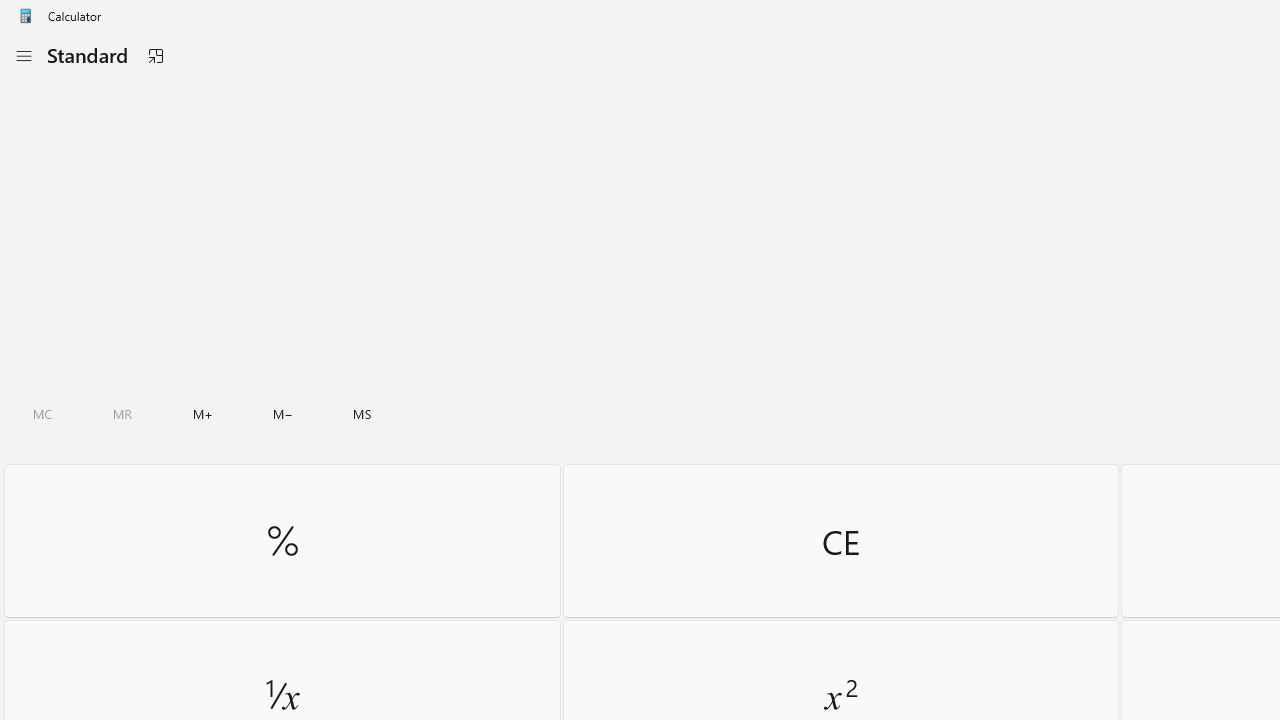  What do you see at coordinates (23, 55) in the screenshot?
I see `'Open Navigation'` at bounding box center [23, 55].